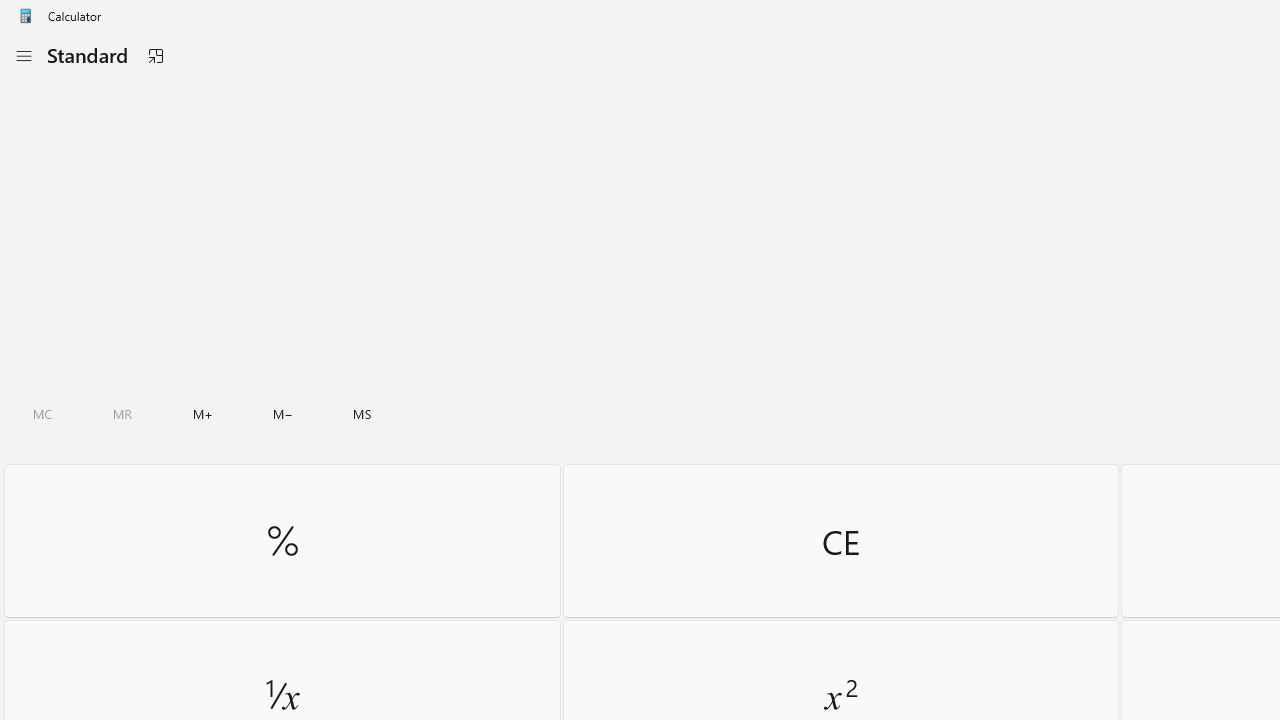  What do you see at coordinates (23, 55) in the screenshot?
I see `'Open Navigation'` at bounding box center [23, 55].